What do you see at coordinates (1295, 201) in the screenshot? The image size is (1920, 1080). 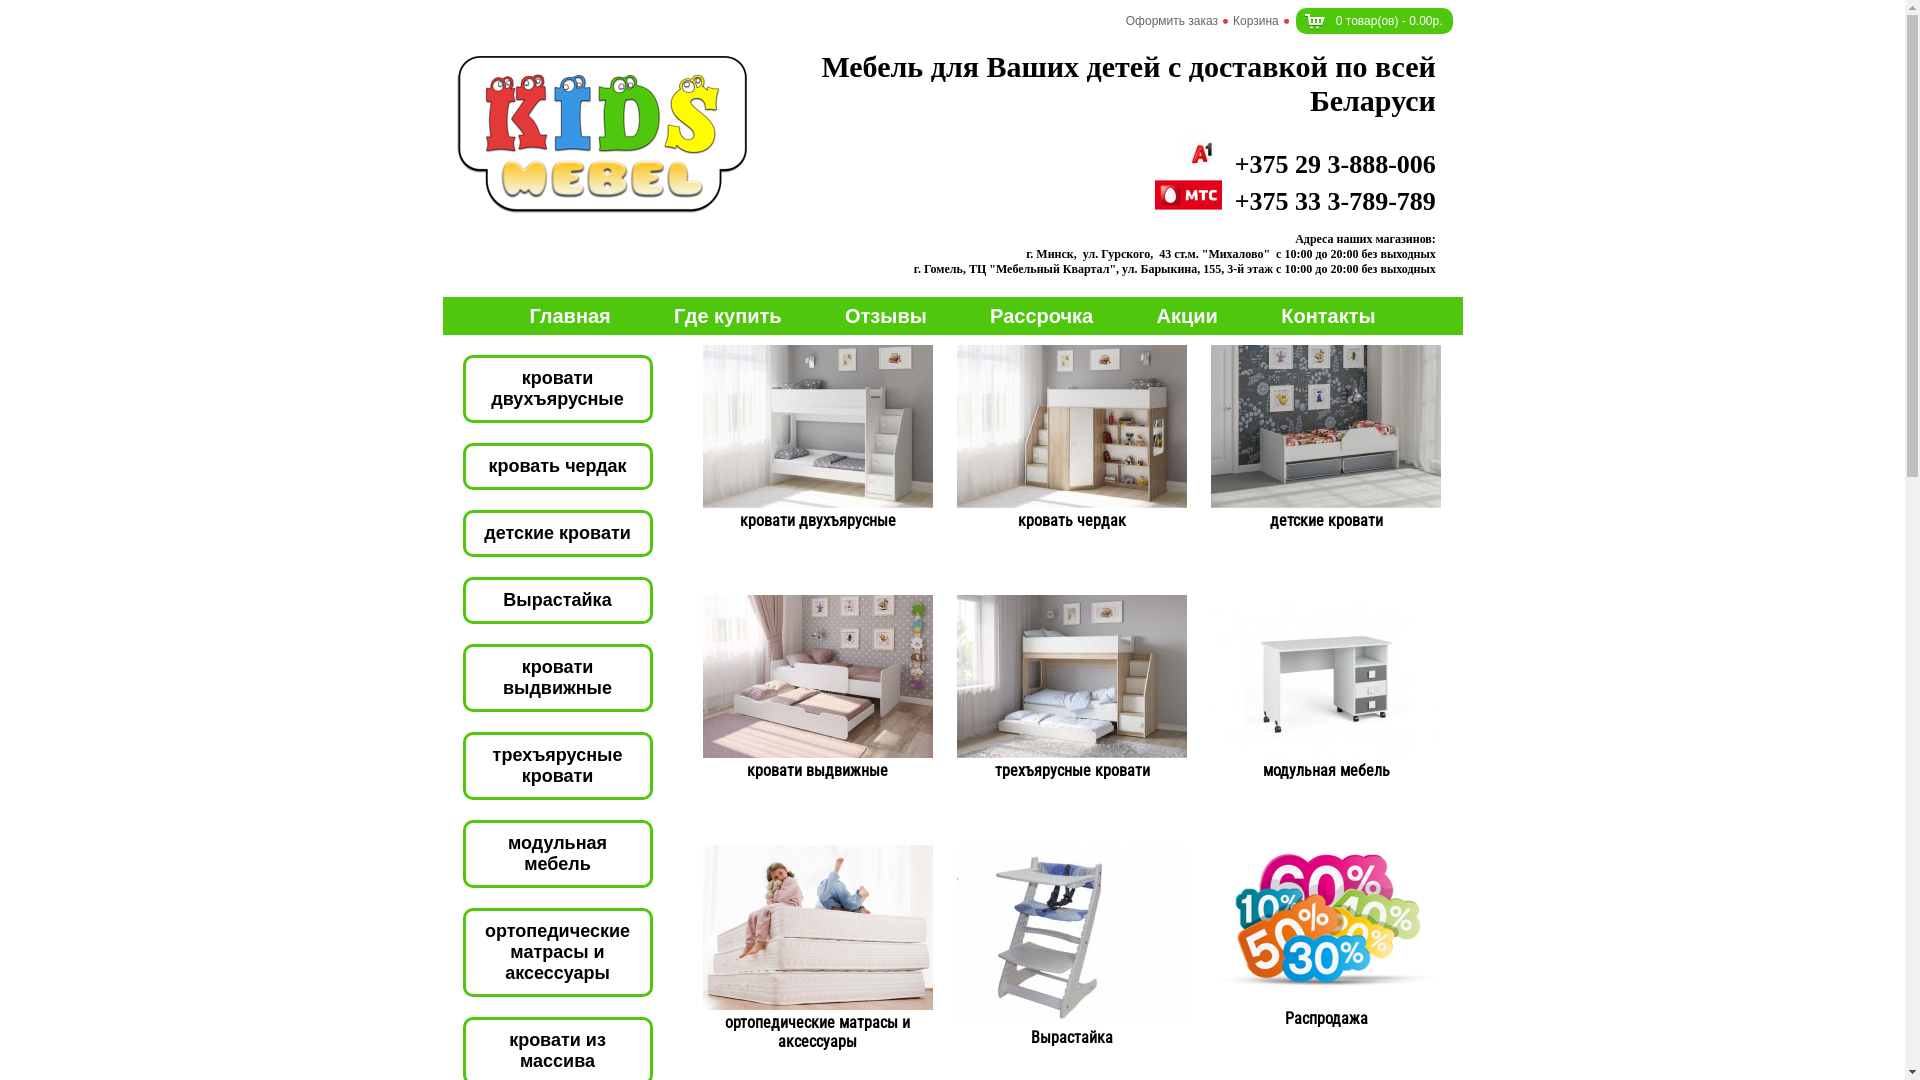 I see `'  +375 33 3-789-789'` at bounding box center [1295, 201].